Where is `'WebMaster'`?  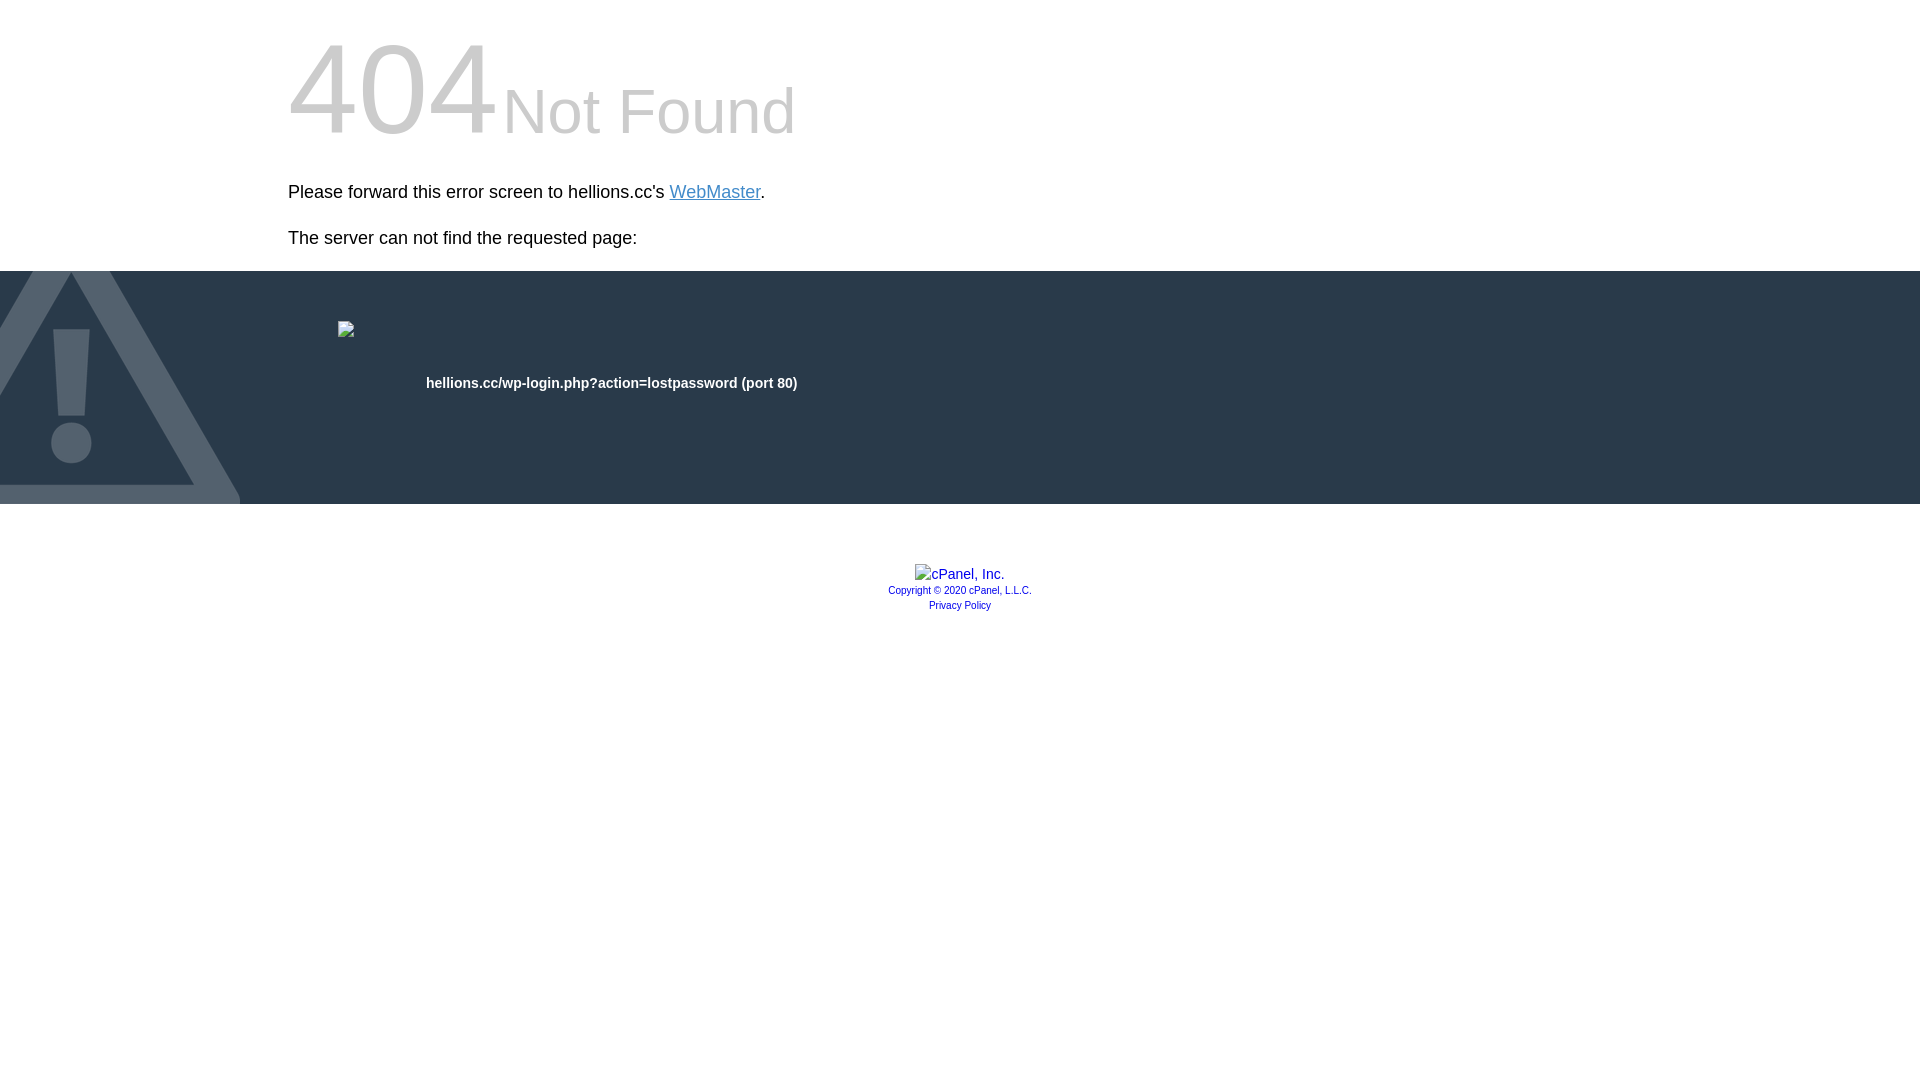
'WebMaster' is located at coordinates (715, 192).